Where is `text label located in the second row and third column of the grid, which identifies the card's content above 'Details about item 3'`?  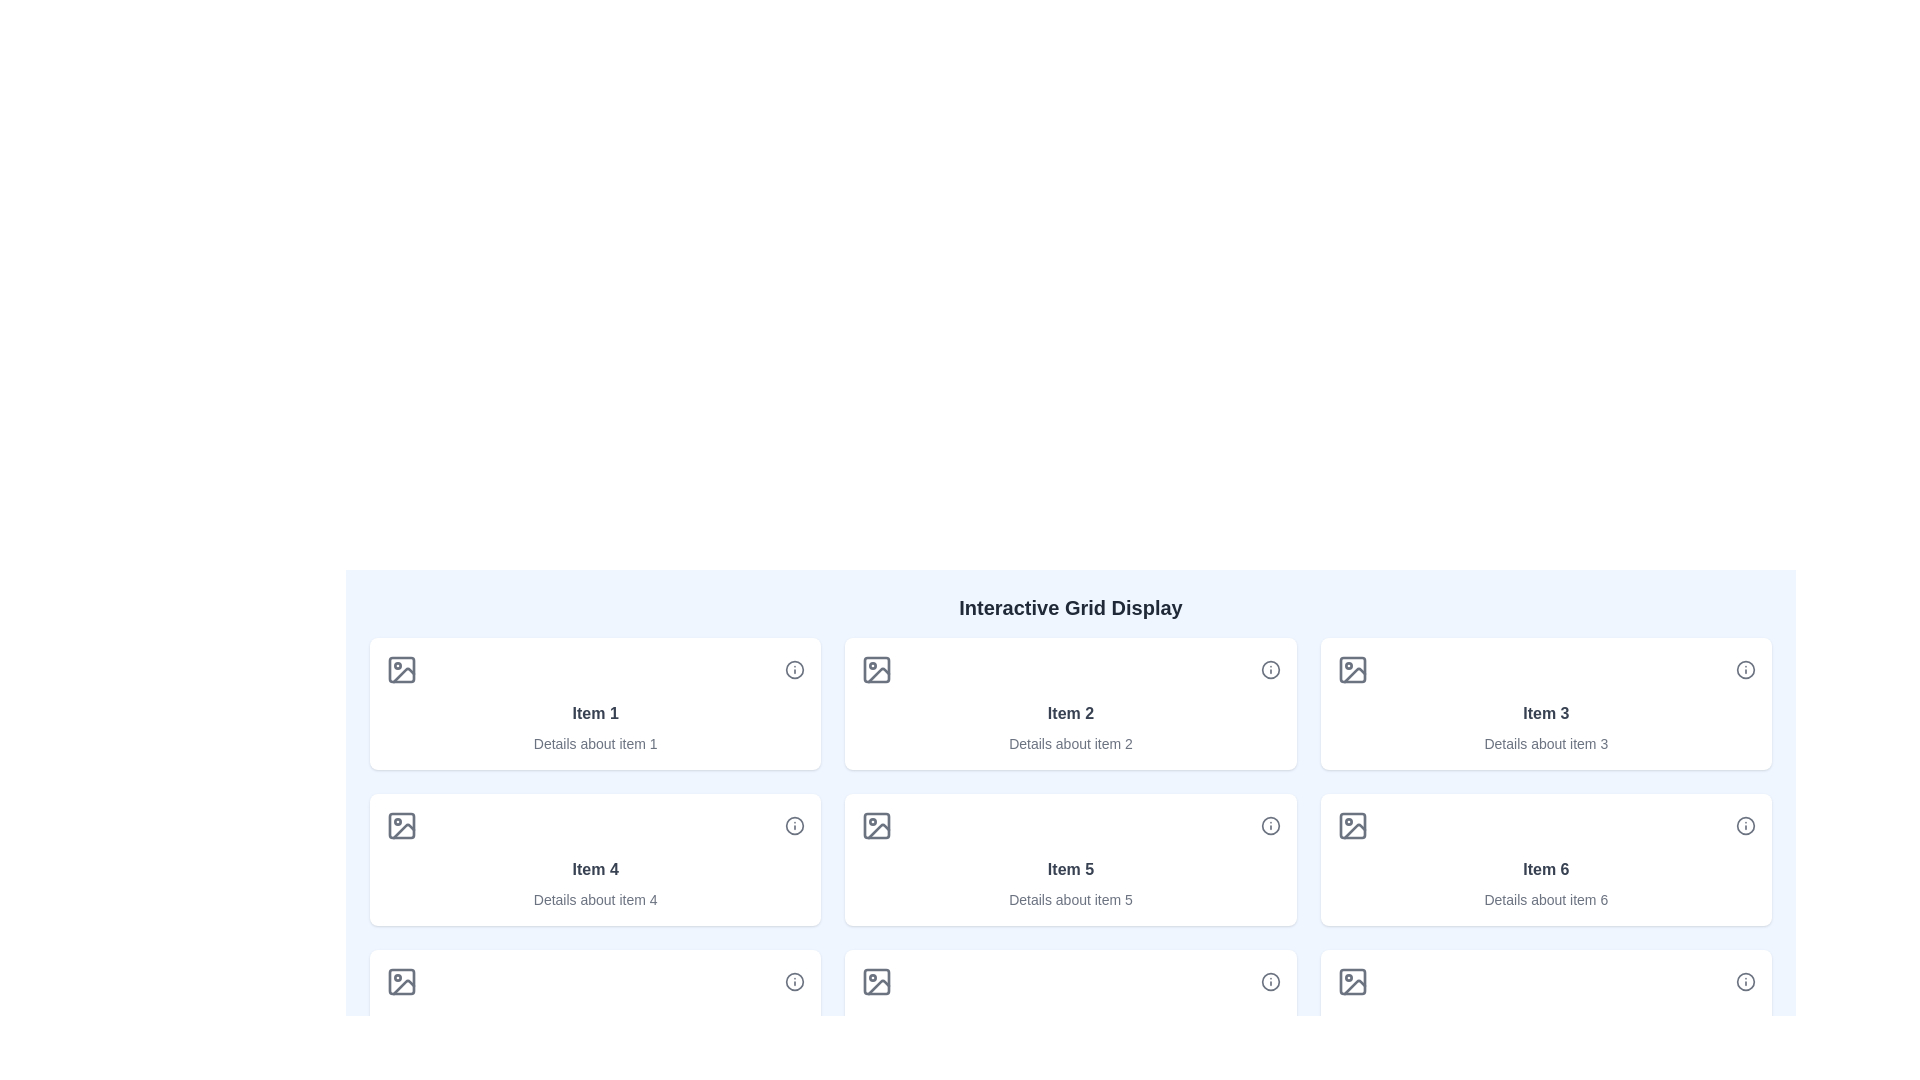 text label located in the second row and third column of the grid, which identifies the card's content above 'Details about item 3' is located at coordinates (1545, 712).